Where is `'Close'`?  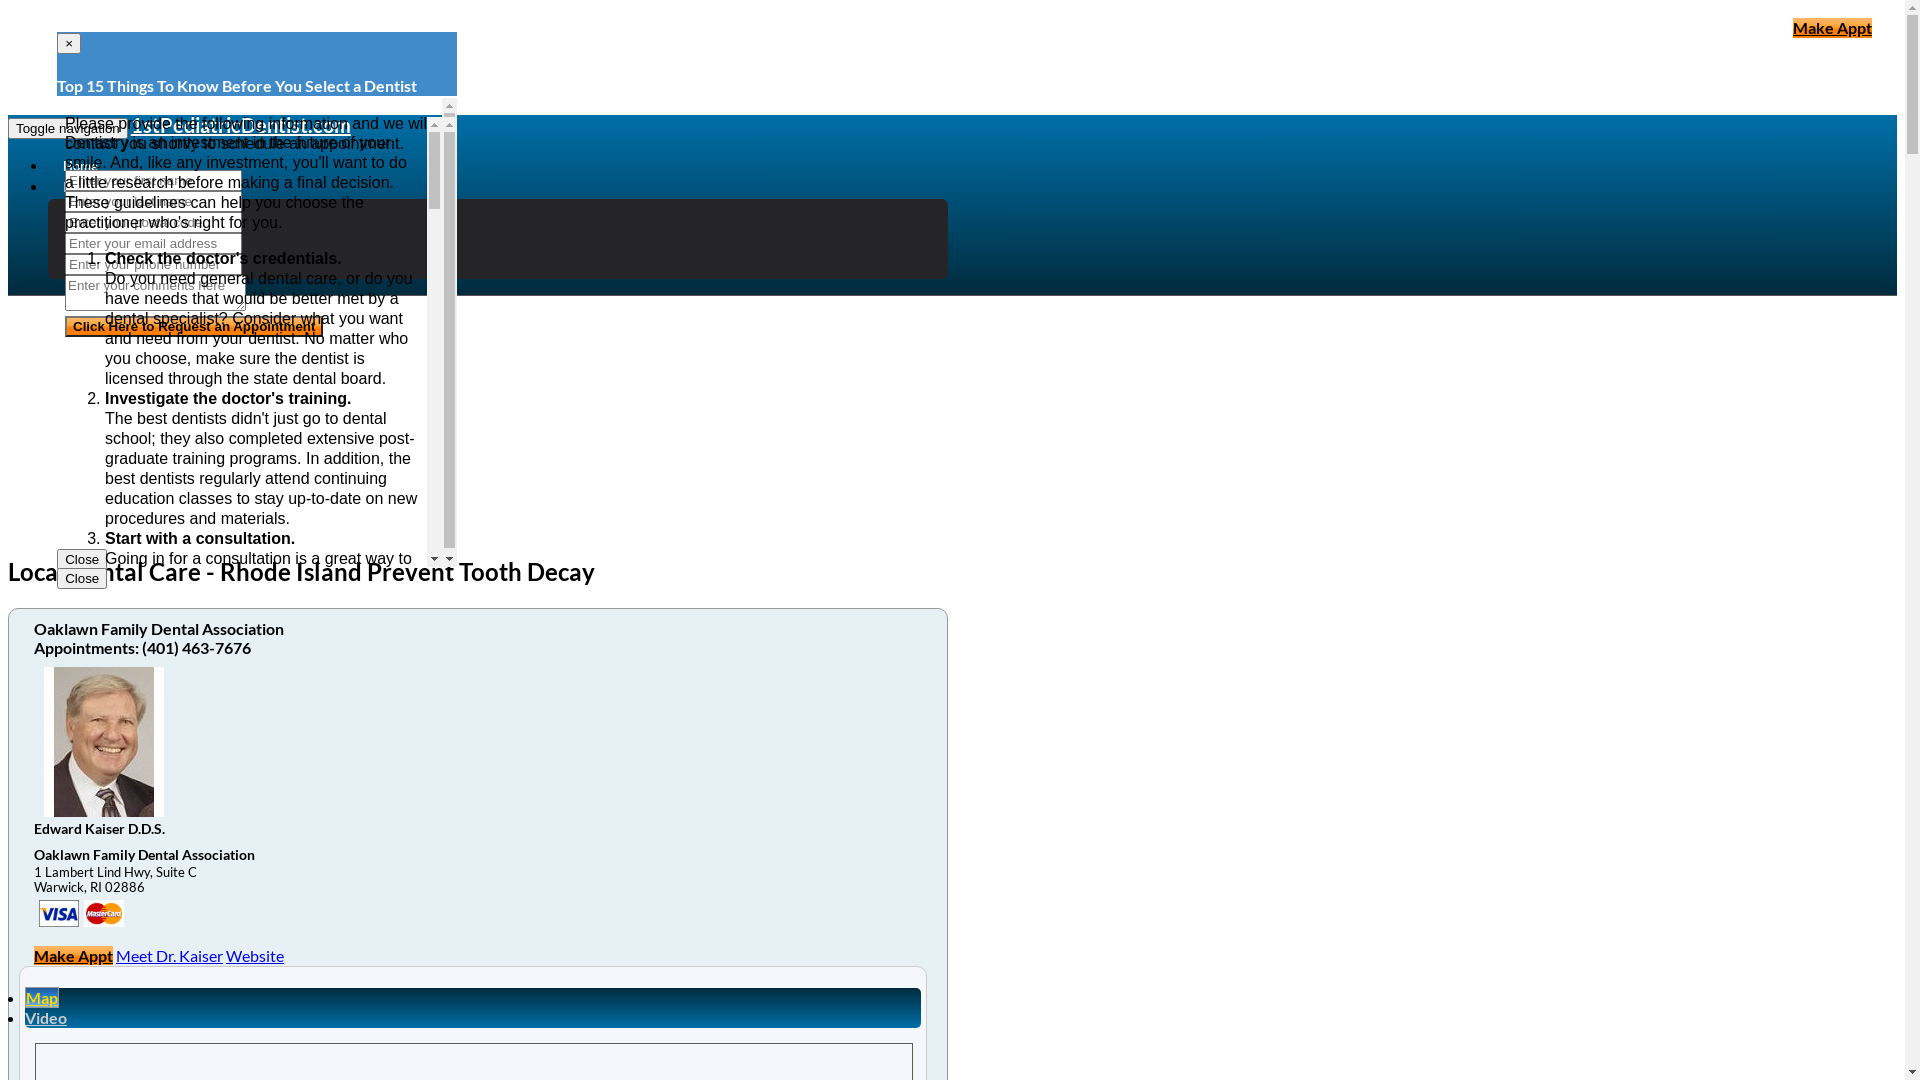
'Close' is located at coordinates (57, 578).